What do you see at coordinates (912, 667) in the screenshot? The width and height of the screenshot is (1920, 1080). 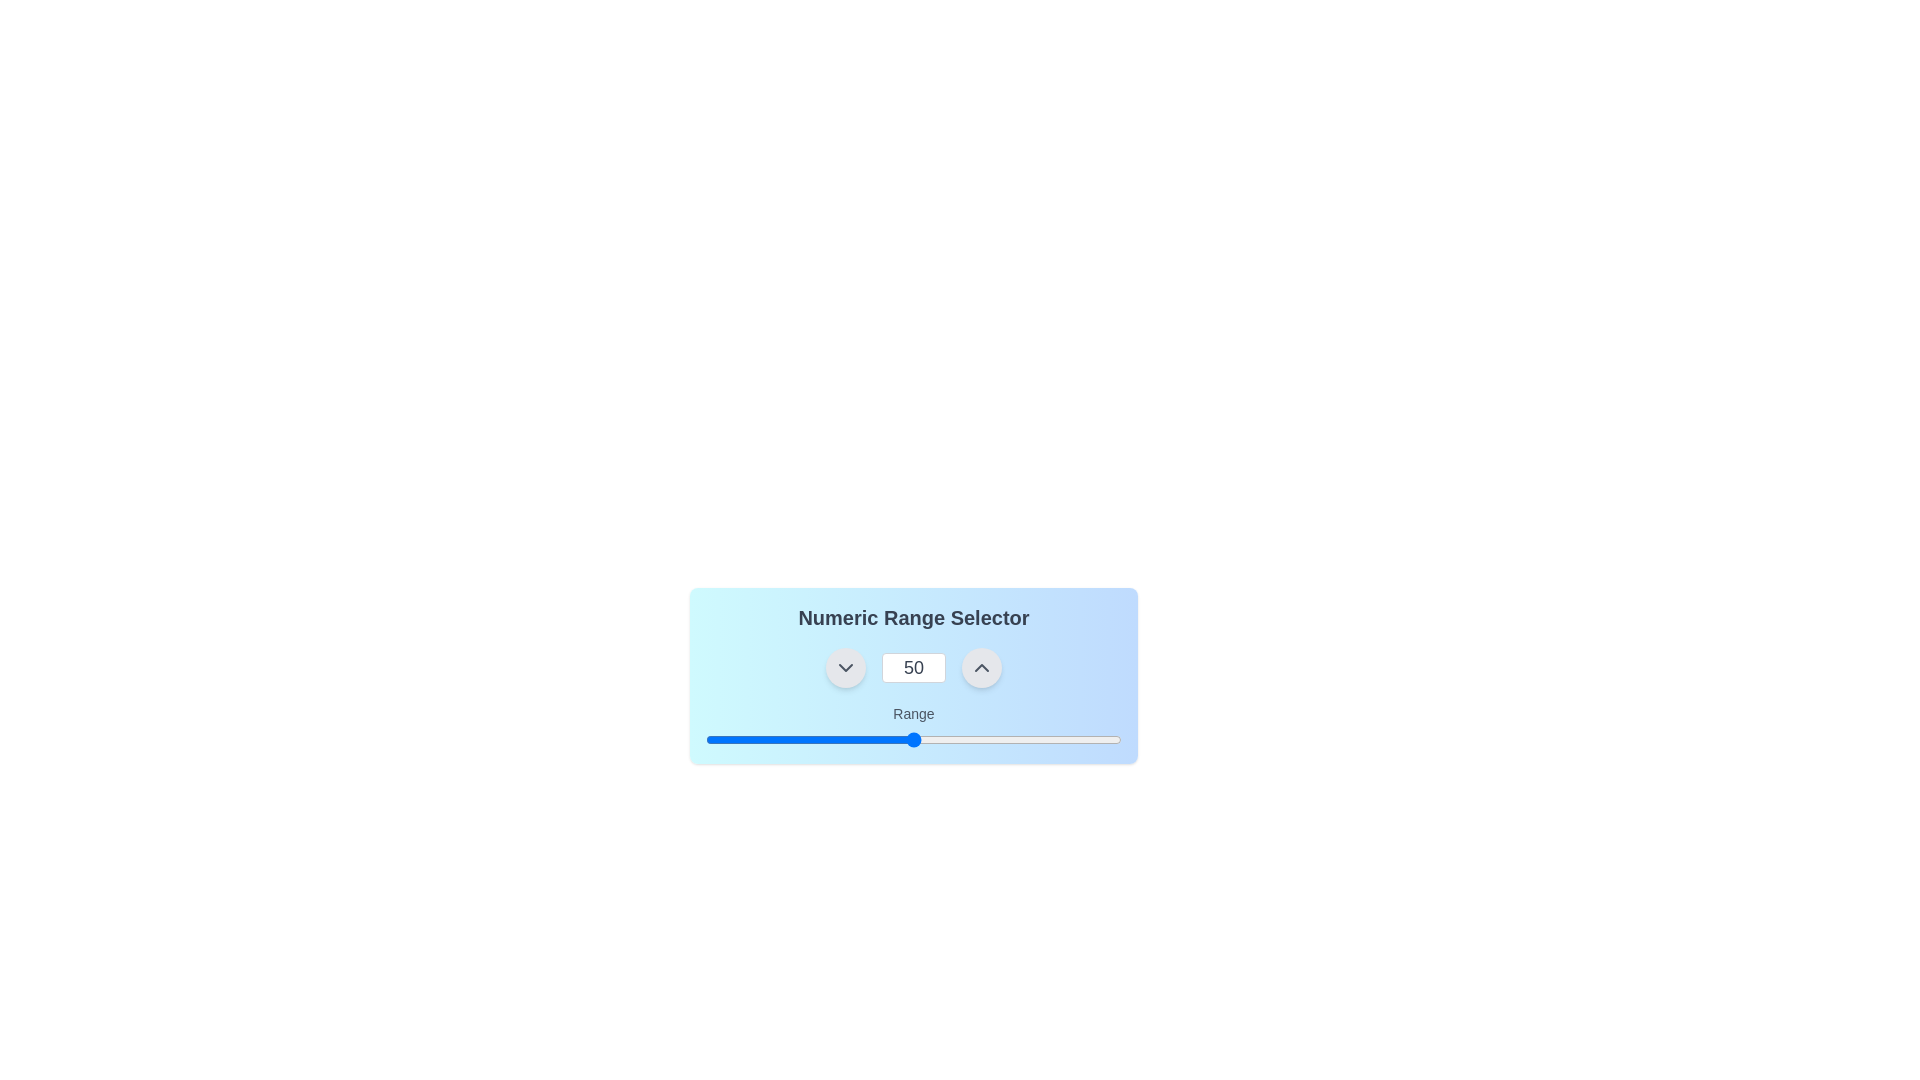 I see `the text input box with a white background, gray border, and rounded corners that displays the value '50' in bold, positioned centrally between two circular buttons for increment and decrement` at bounding box center [912, 667].